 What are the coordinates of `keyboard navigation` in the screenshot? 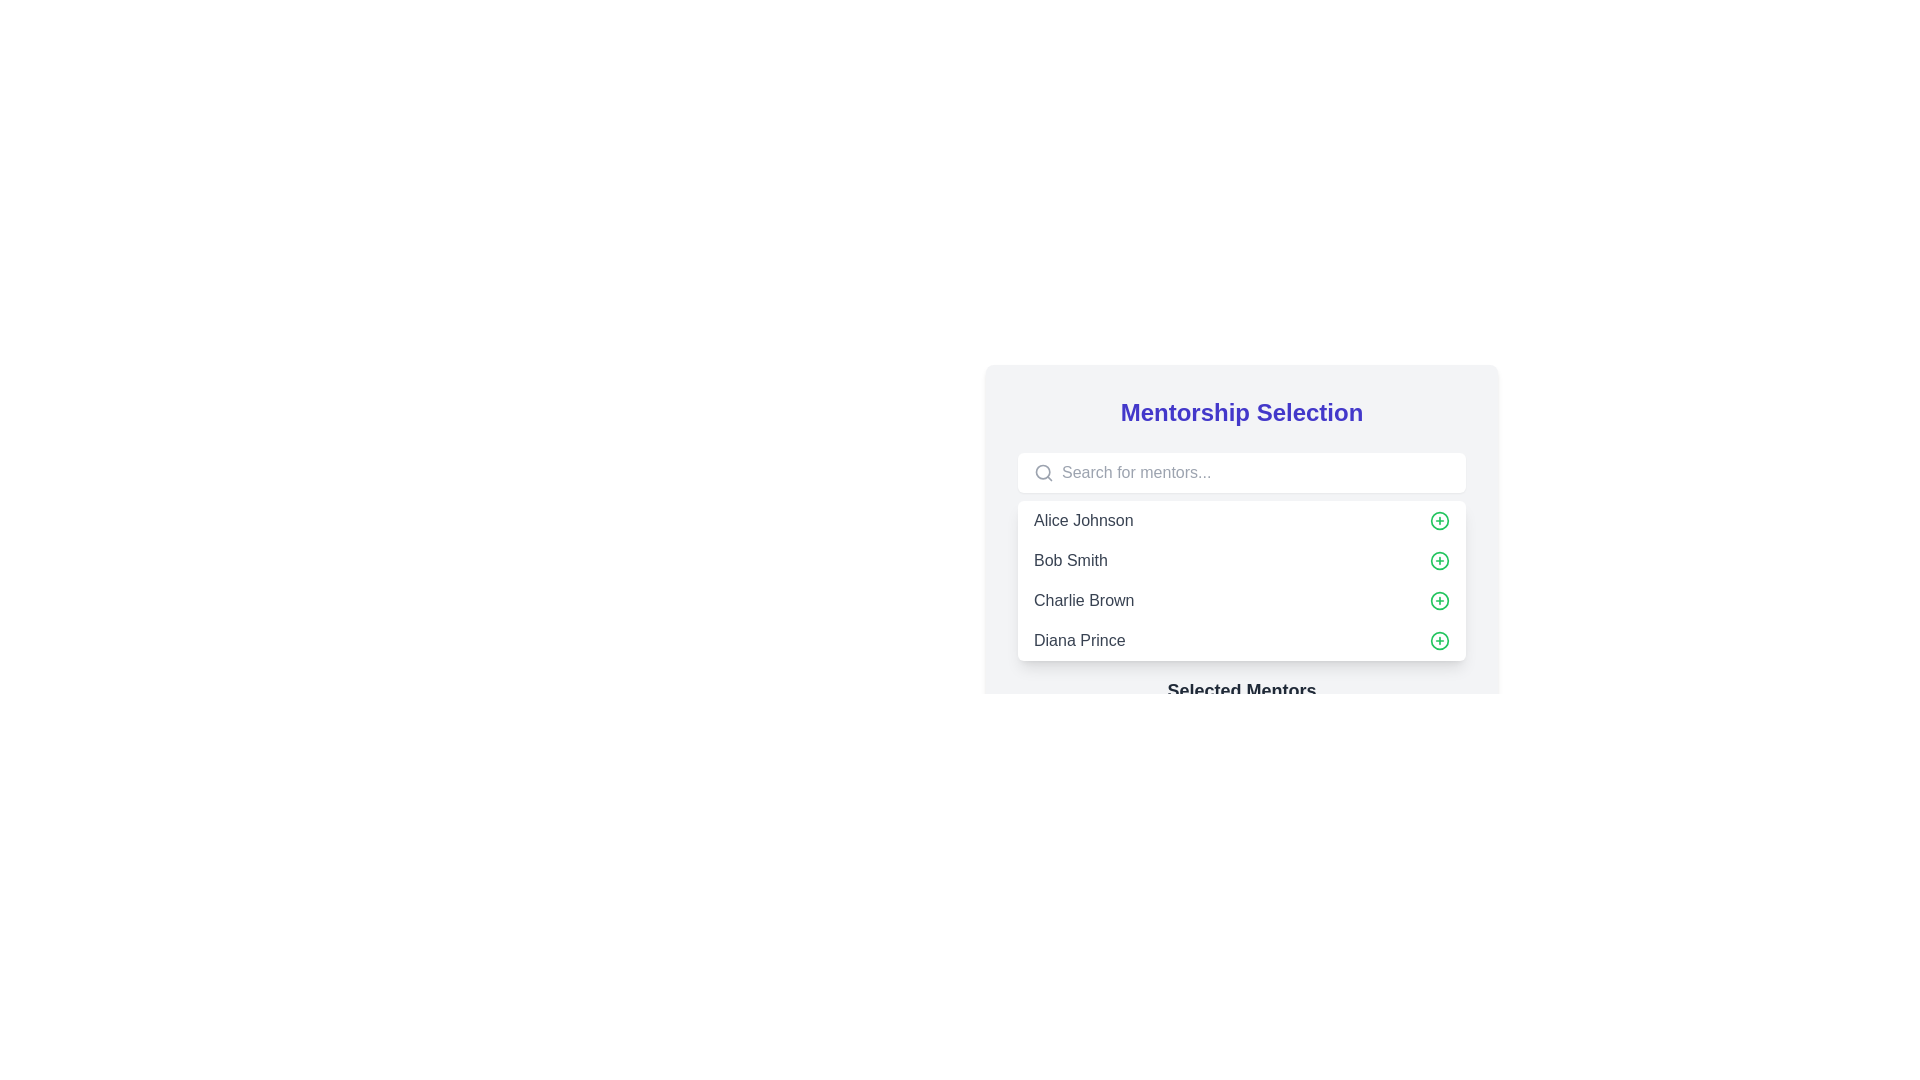 It's located at (1440, 560).